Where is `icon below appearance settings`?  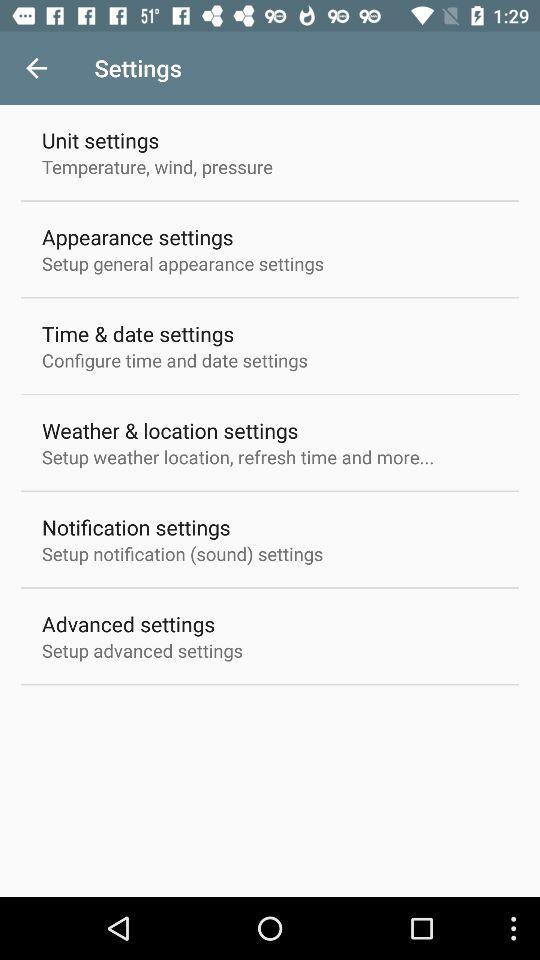
icon below appearance settings is located at coordinates (183, 262).